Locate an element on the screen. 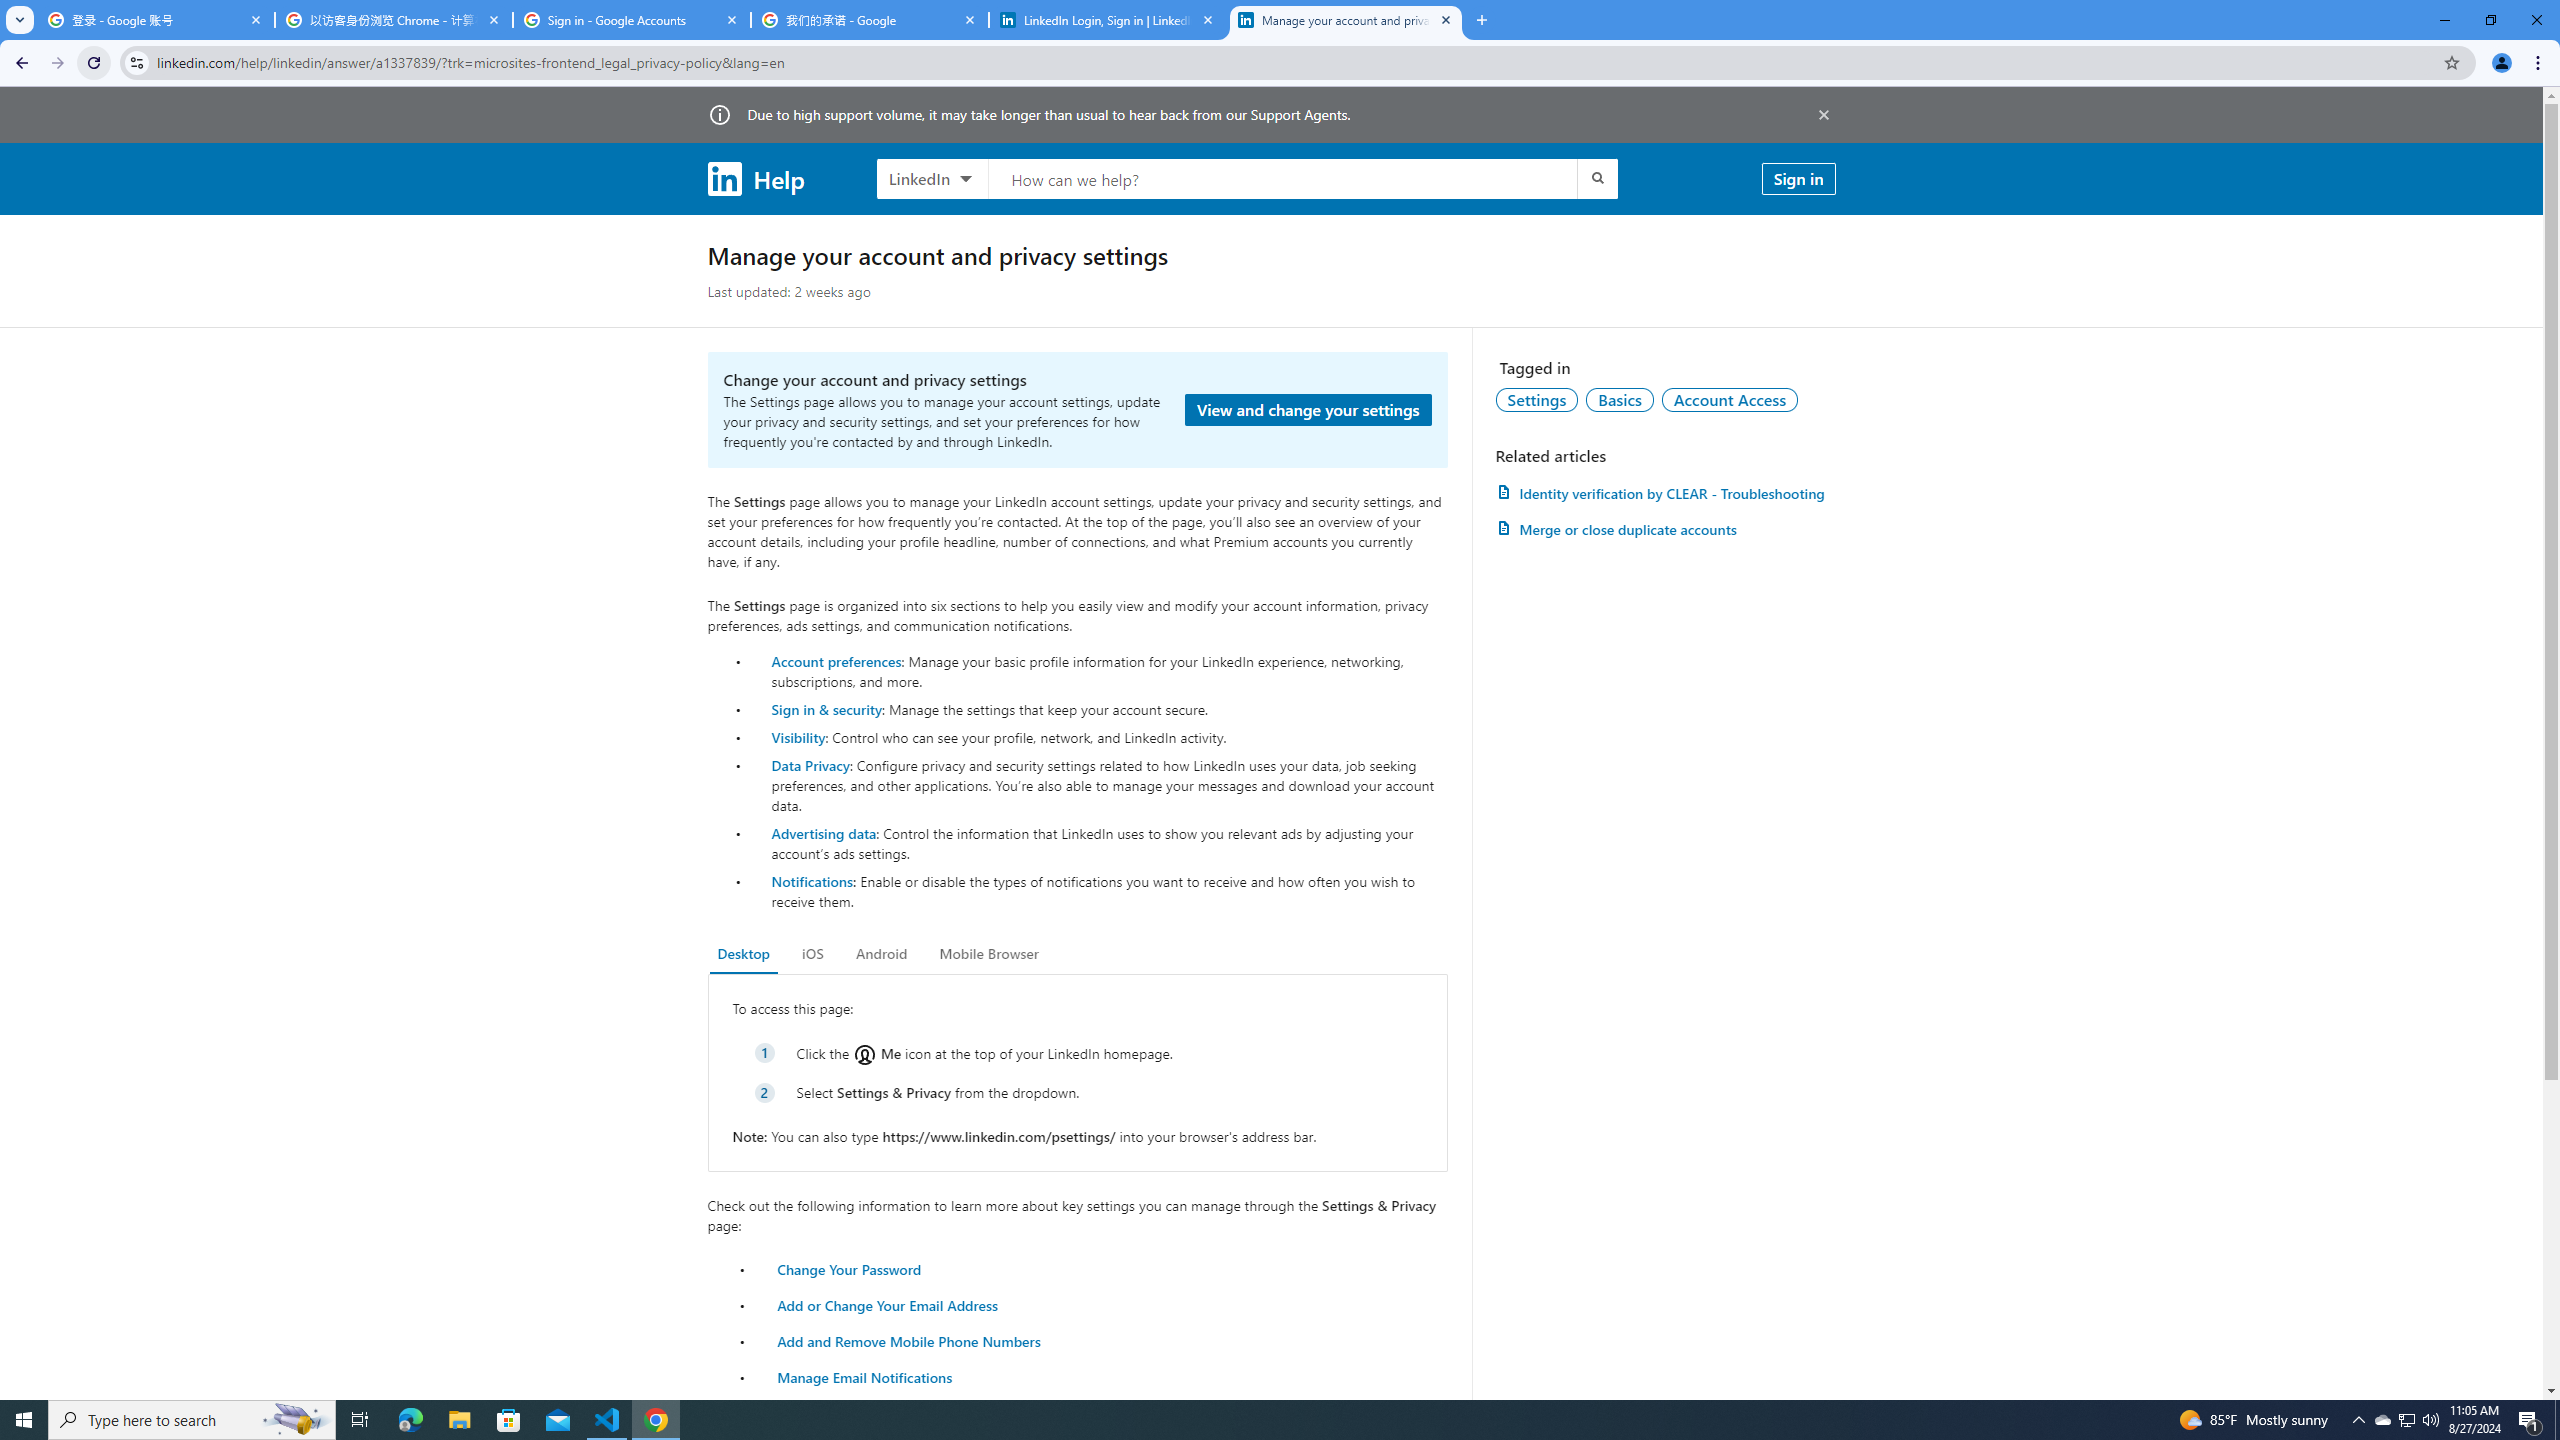  'Merge or close duplicate accounts' is located at coordinates (1664, 528).